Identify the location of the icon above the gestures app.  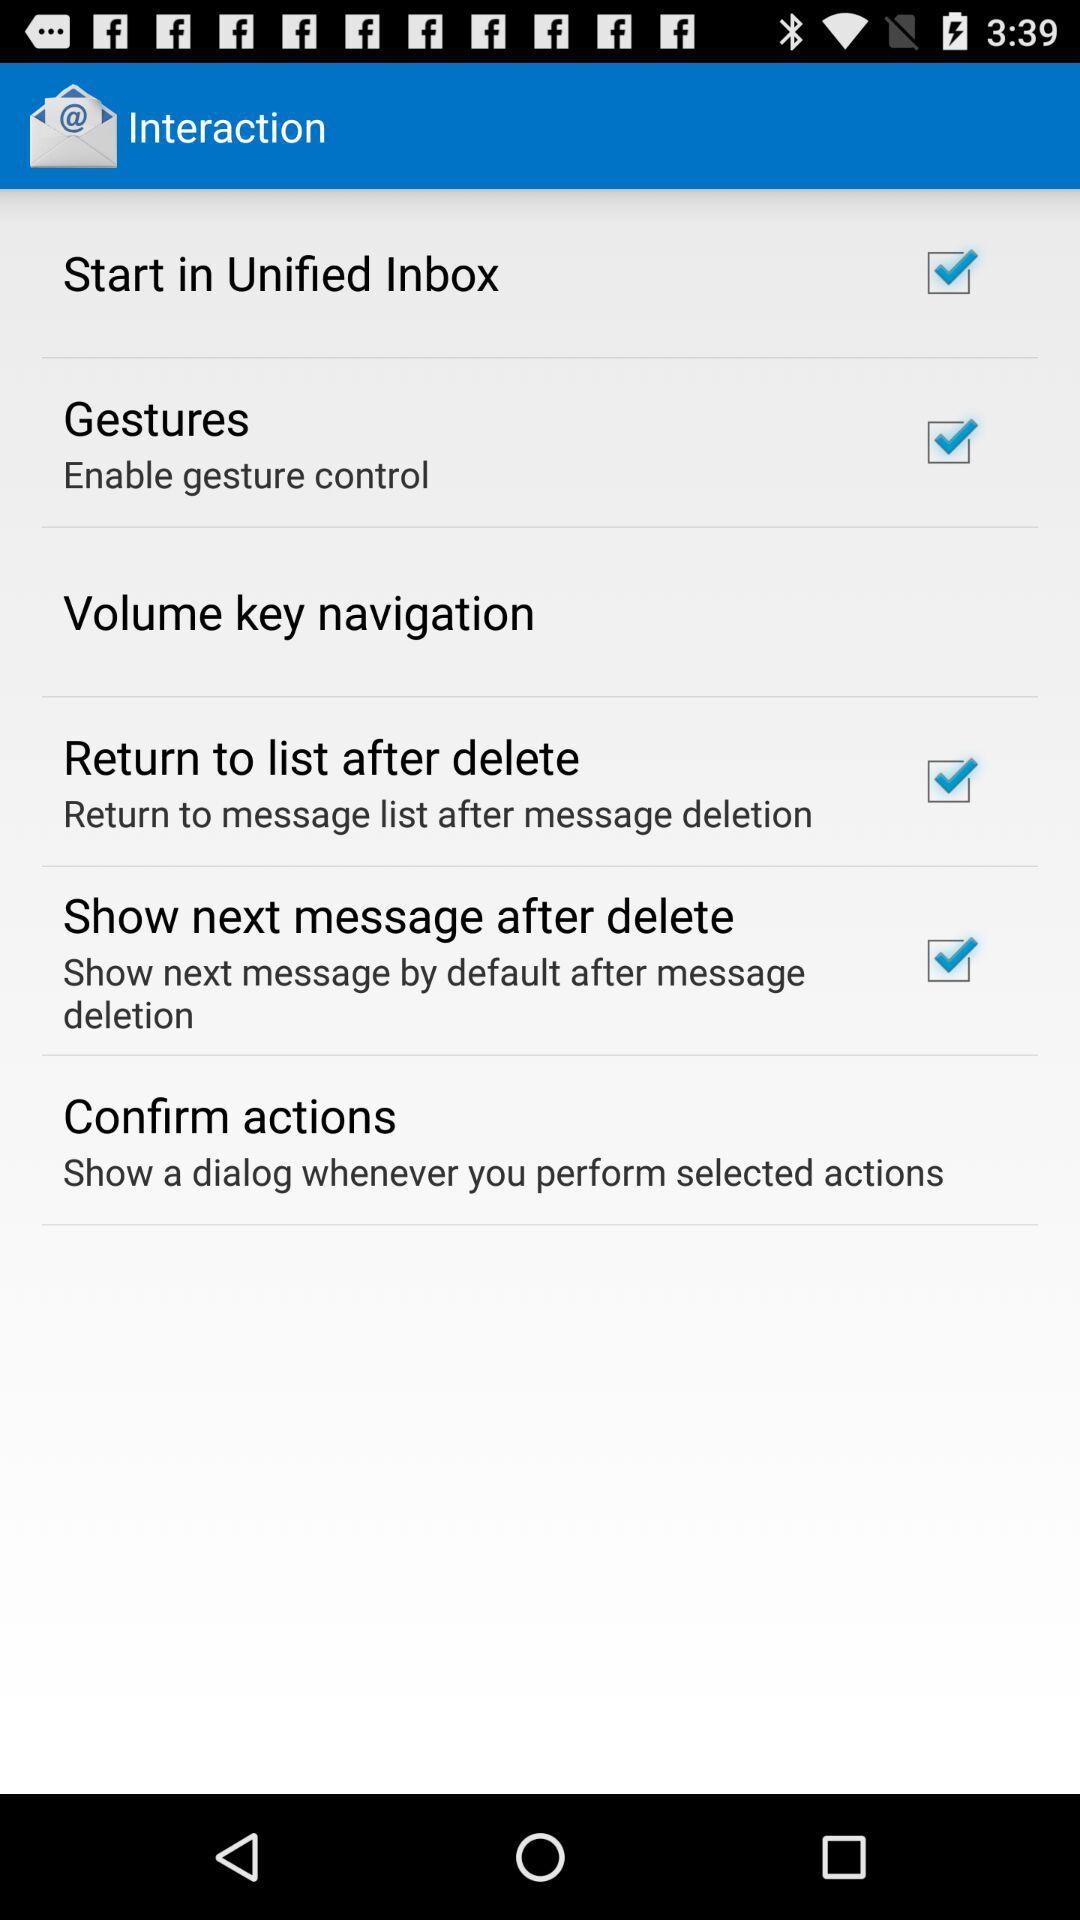
(281, 271).